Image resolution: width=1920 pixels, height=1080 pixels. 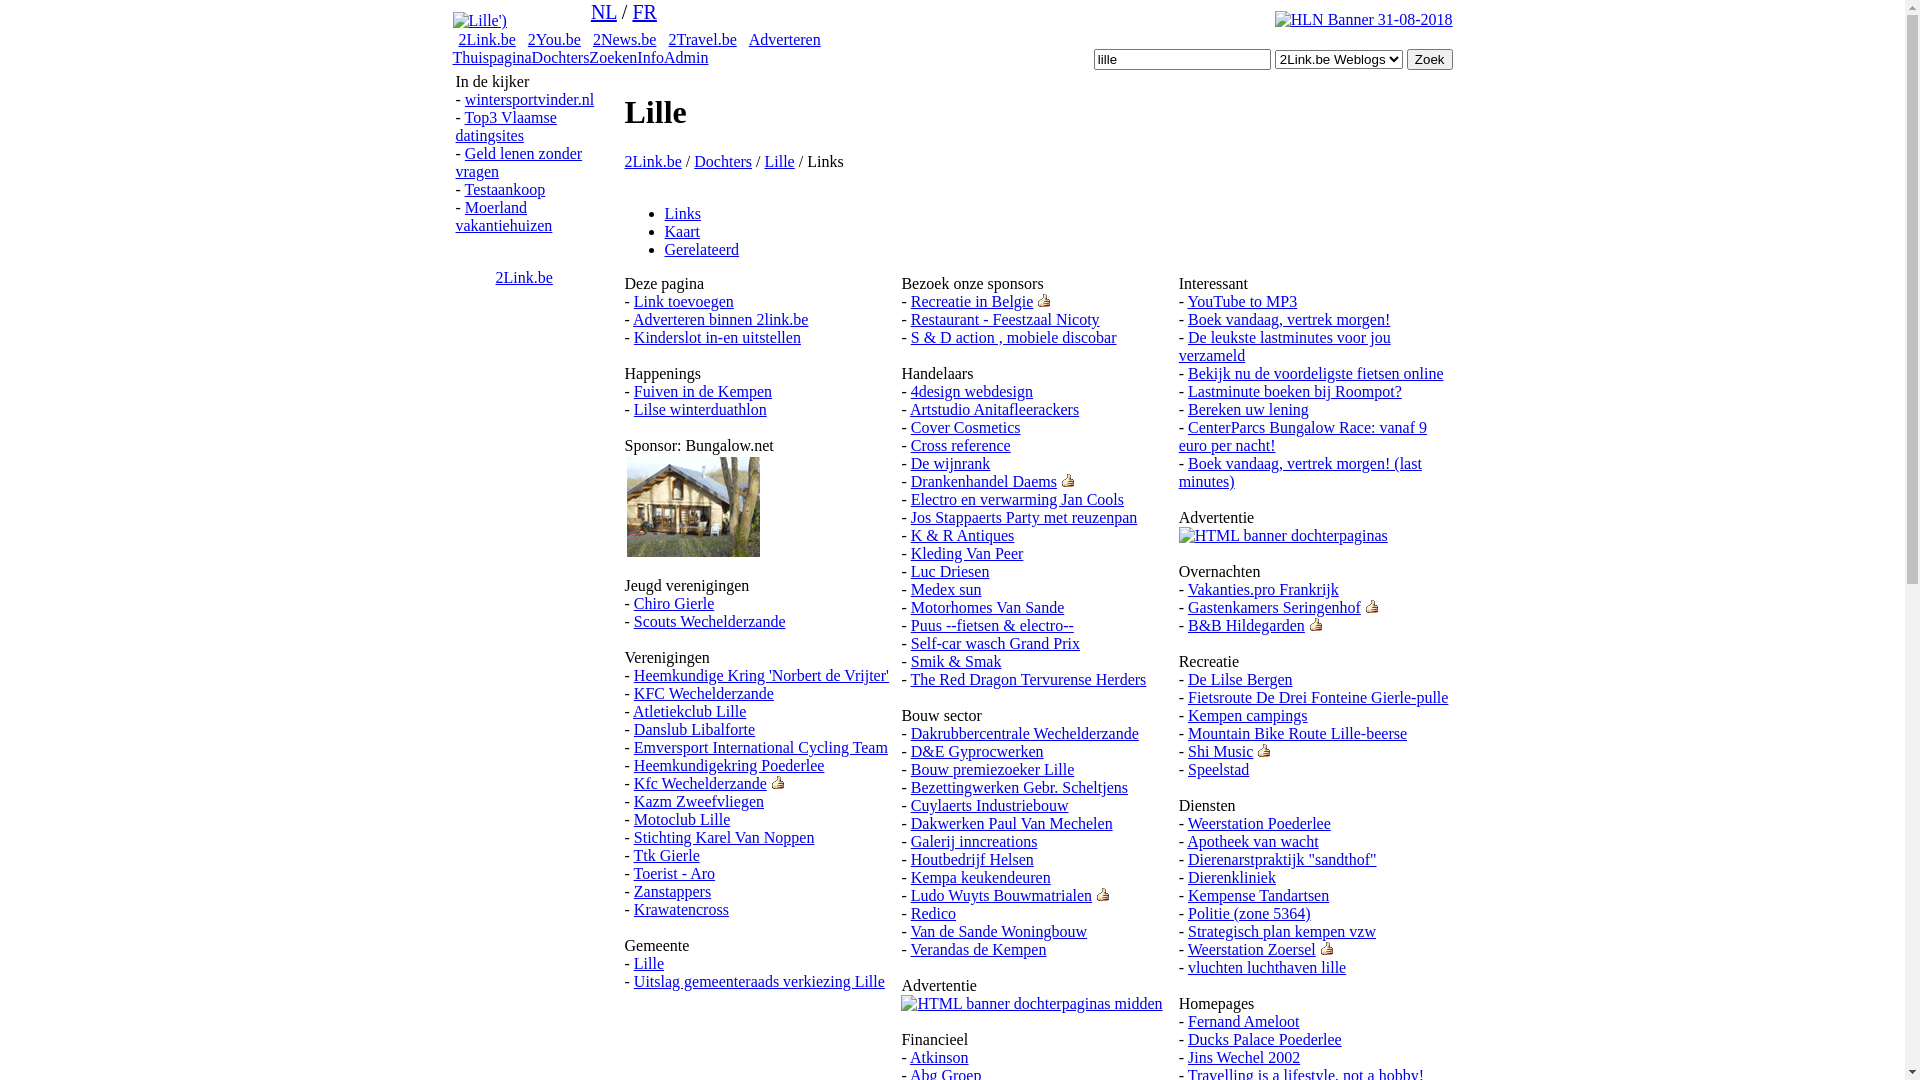 What do you see at coordinates (650, 56) in the screenshot?
I see `'Info'` at bounding box center [650, 56].